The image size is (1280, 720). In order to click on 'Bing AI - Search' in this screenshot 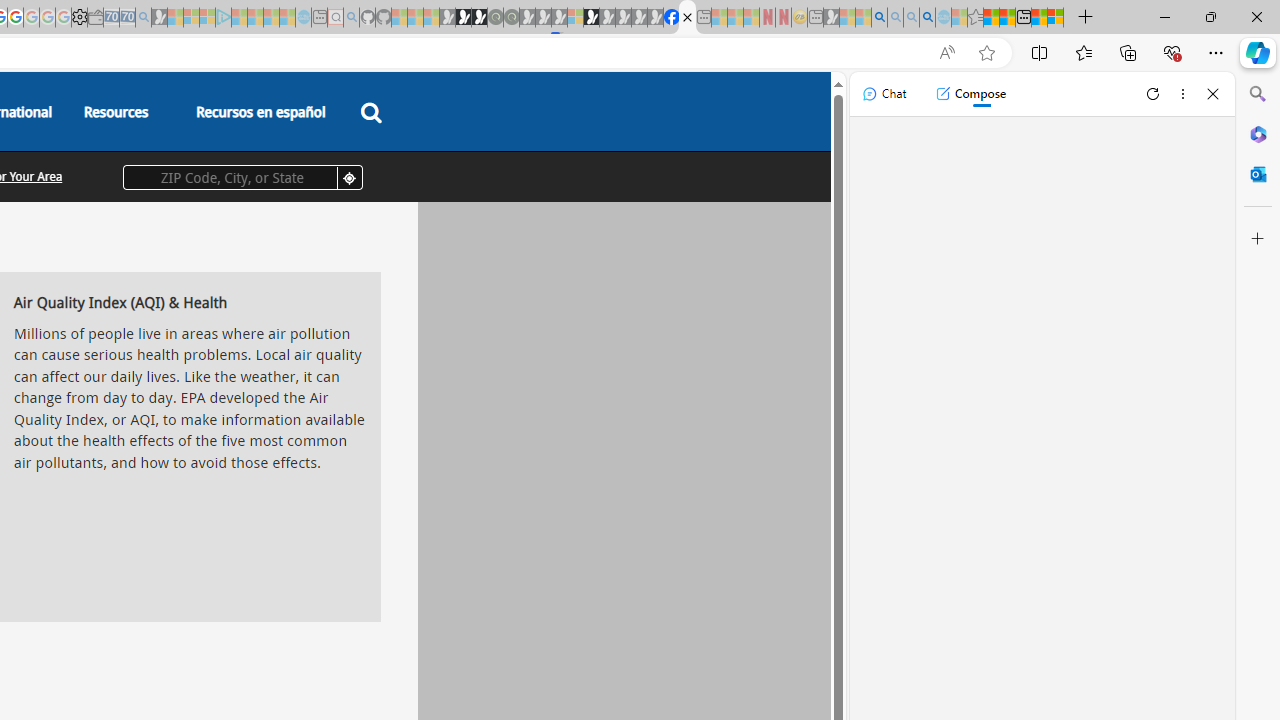, I will do `click(879, 17)`.